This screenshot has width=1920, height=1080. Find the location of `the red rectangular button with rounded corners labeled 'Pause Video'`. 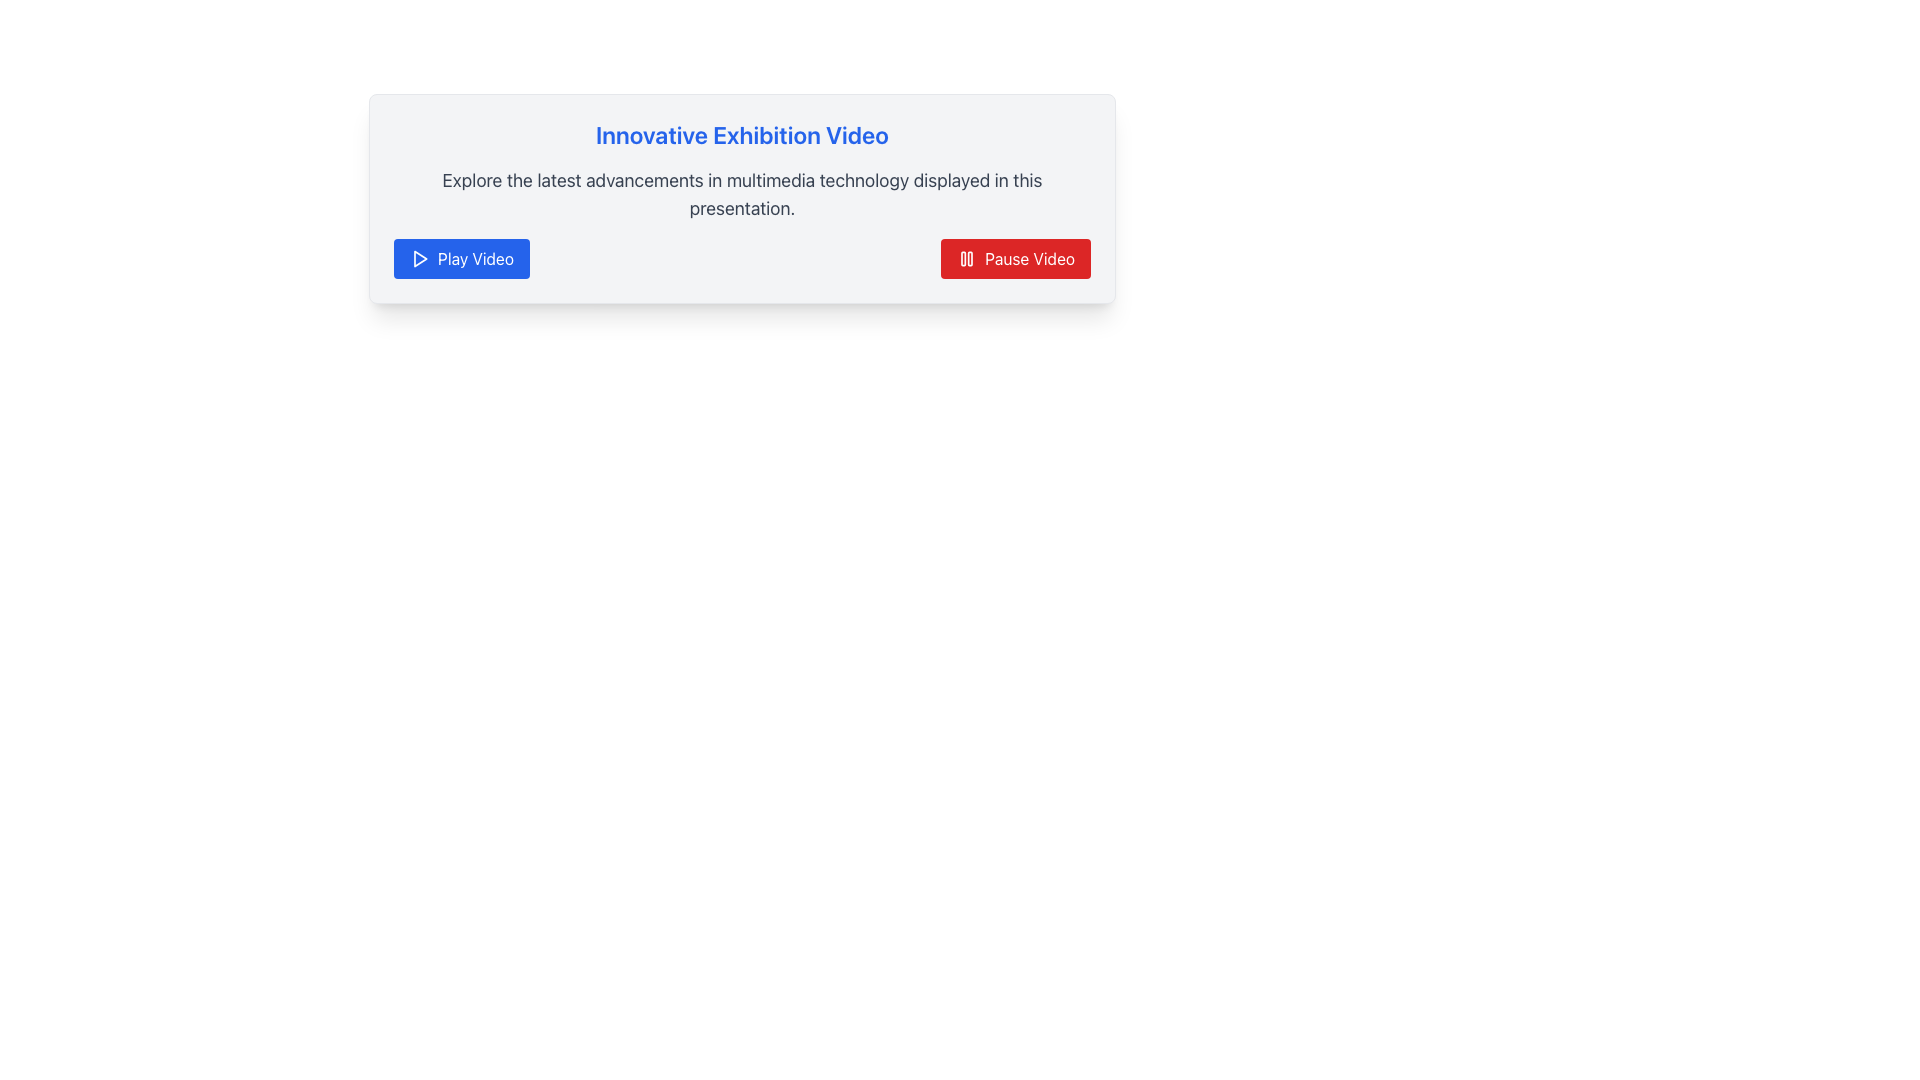

the red rectangular button with rounded corners labeled 'Pause Video' is located at coordinates (1016, 257).